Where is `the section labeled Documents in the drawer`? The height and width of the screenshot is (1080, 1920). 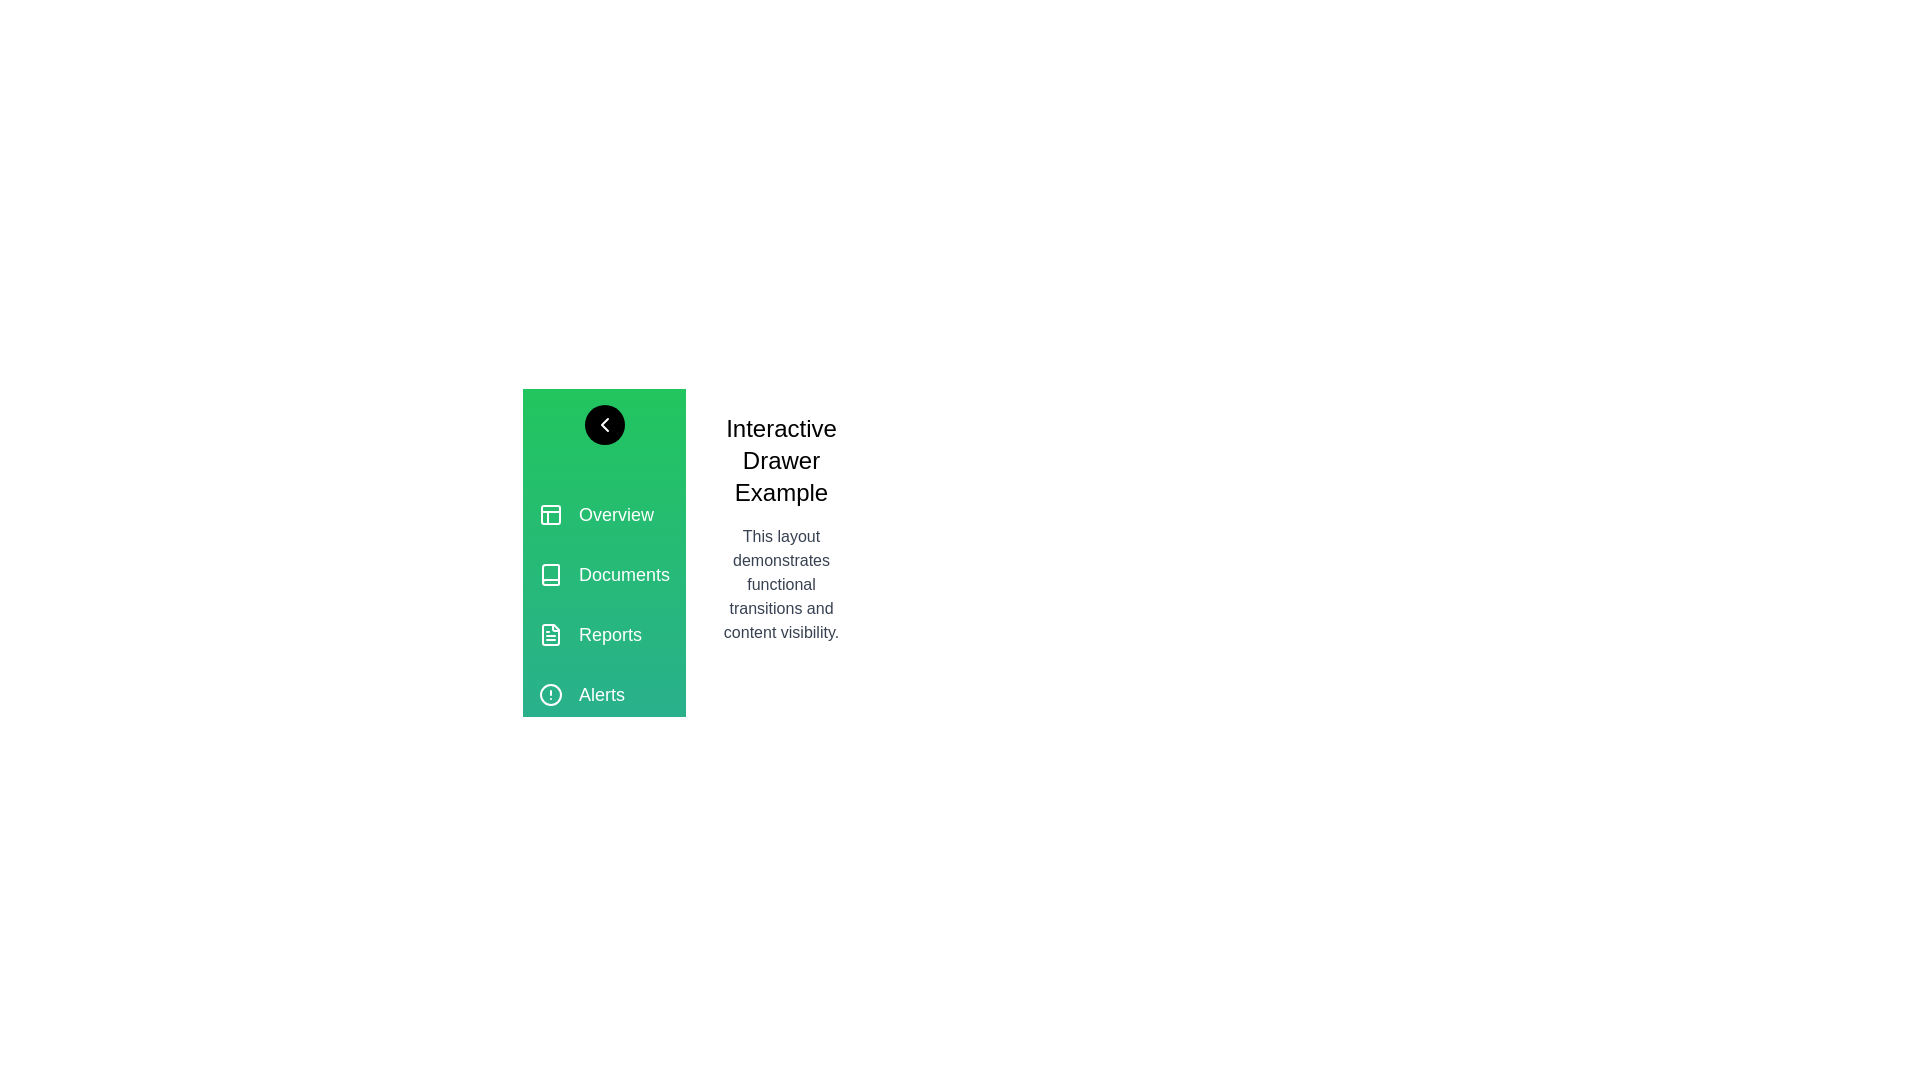
the section labeled Documents in the drawer is located at coordinates (603, 574).